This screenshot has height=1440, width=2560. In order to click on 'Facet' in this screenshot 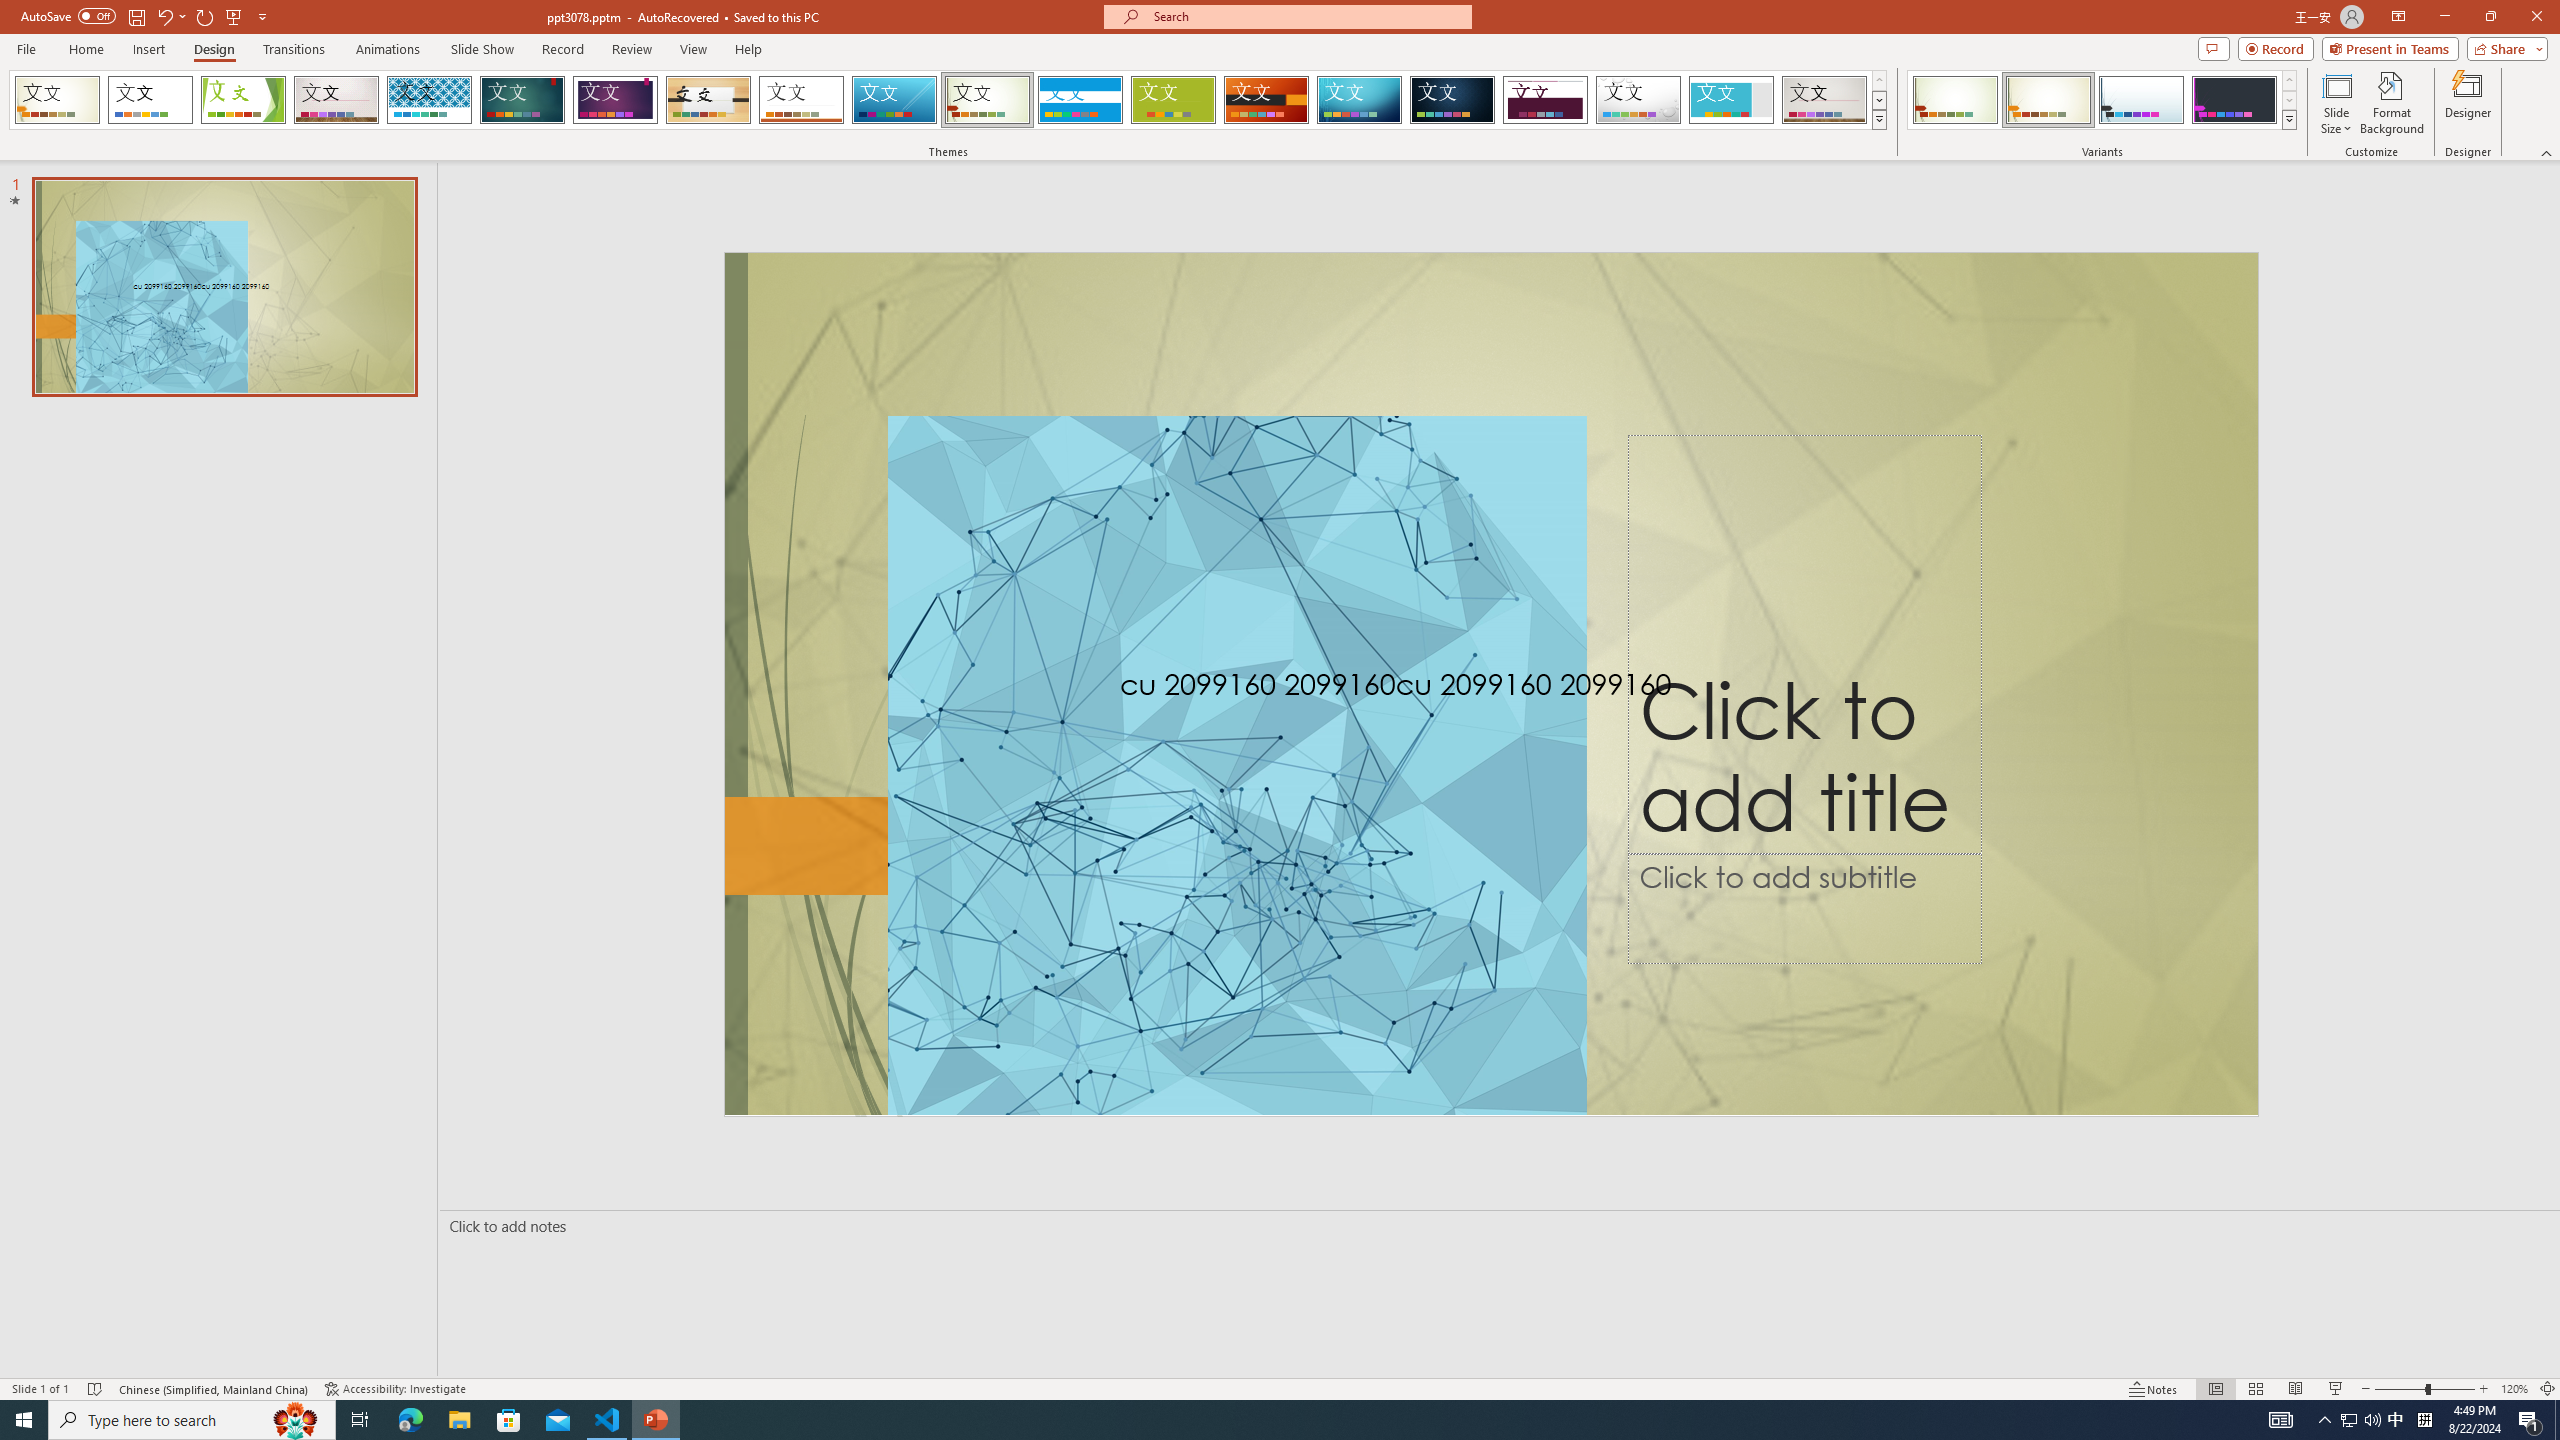, I will do `click(242, 99)`.